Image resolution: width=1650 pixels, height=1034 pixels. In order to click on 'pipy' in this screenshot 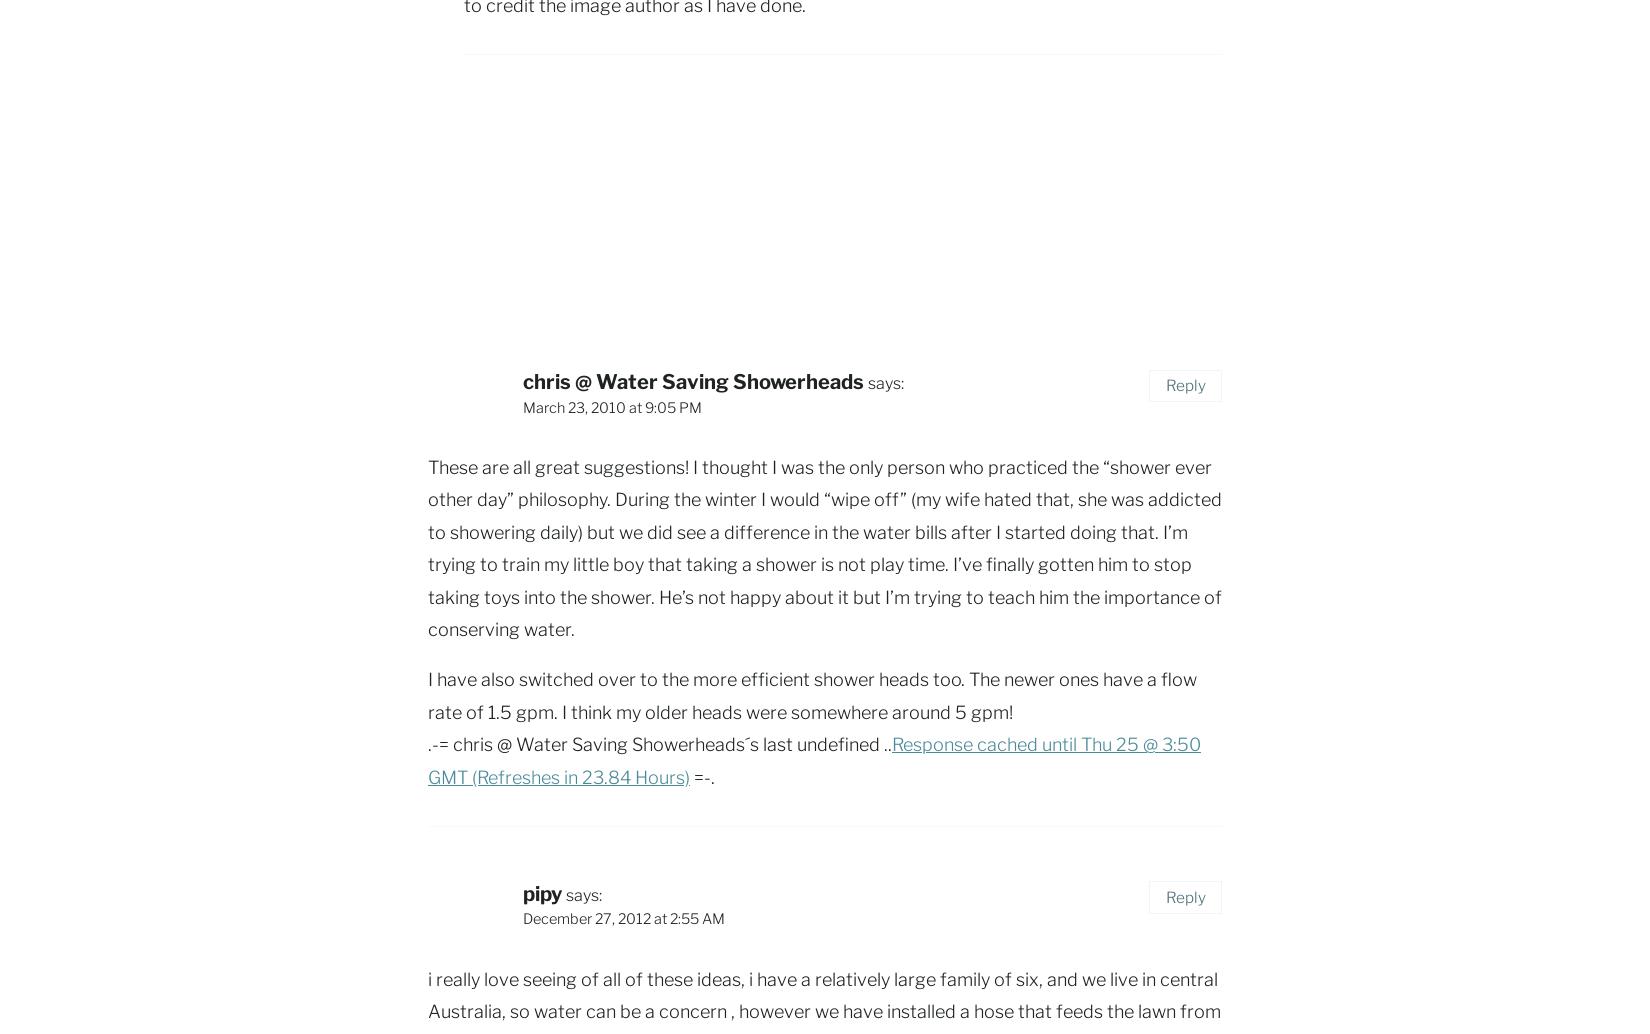, I will do `click(541, 891)`.